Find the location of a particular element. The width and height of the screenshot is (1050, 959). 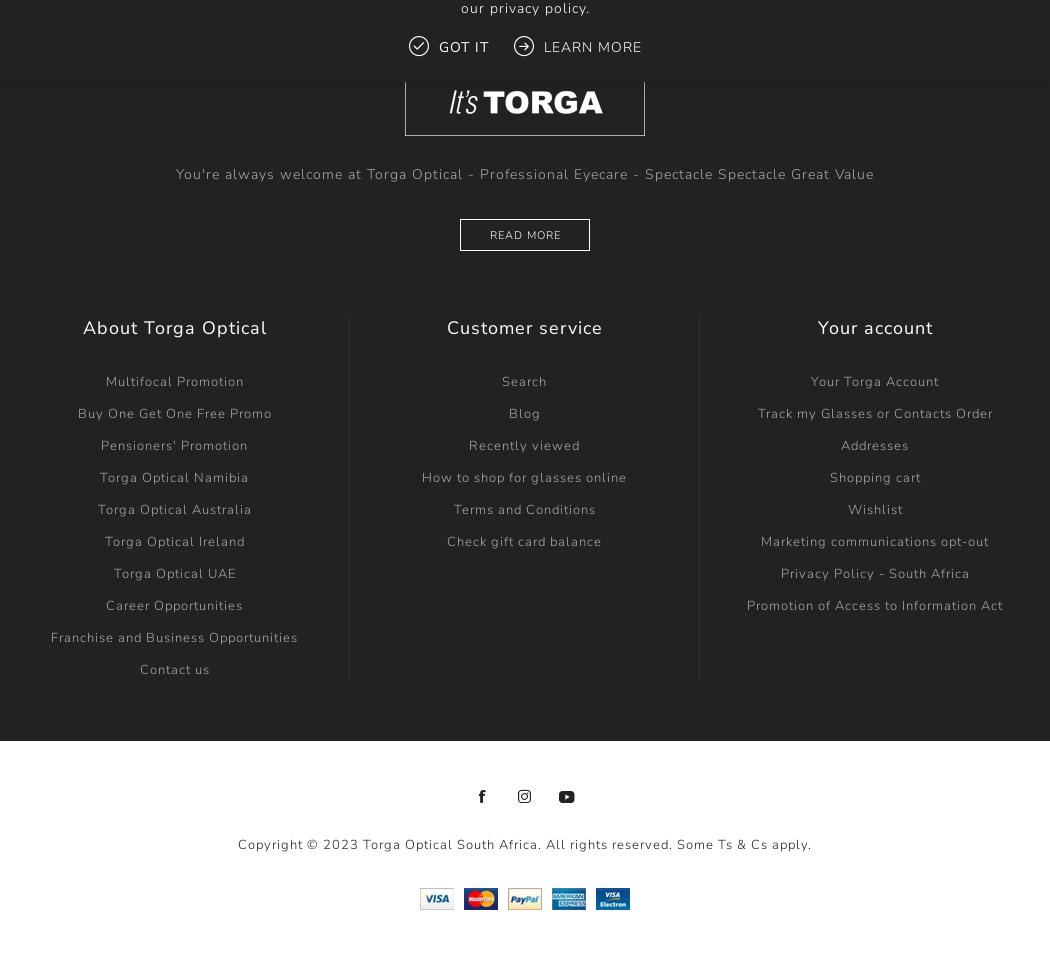

'Learn more' is located at coordinates (590, 46).